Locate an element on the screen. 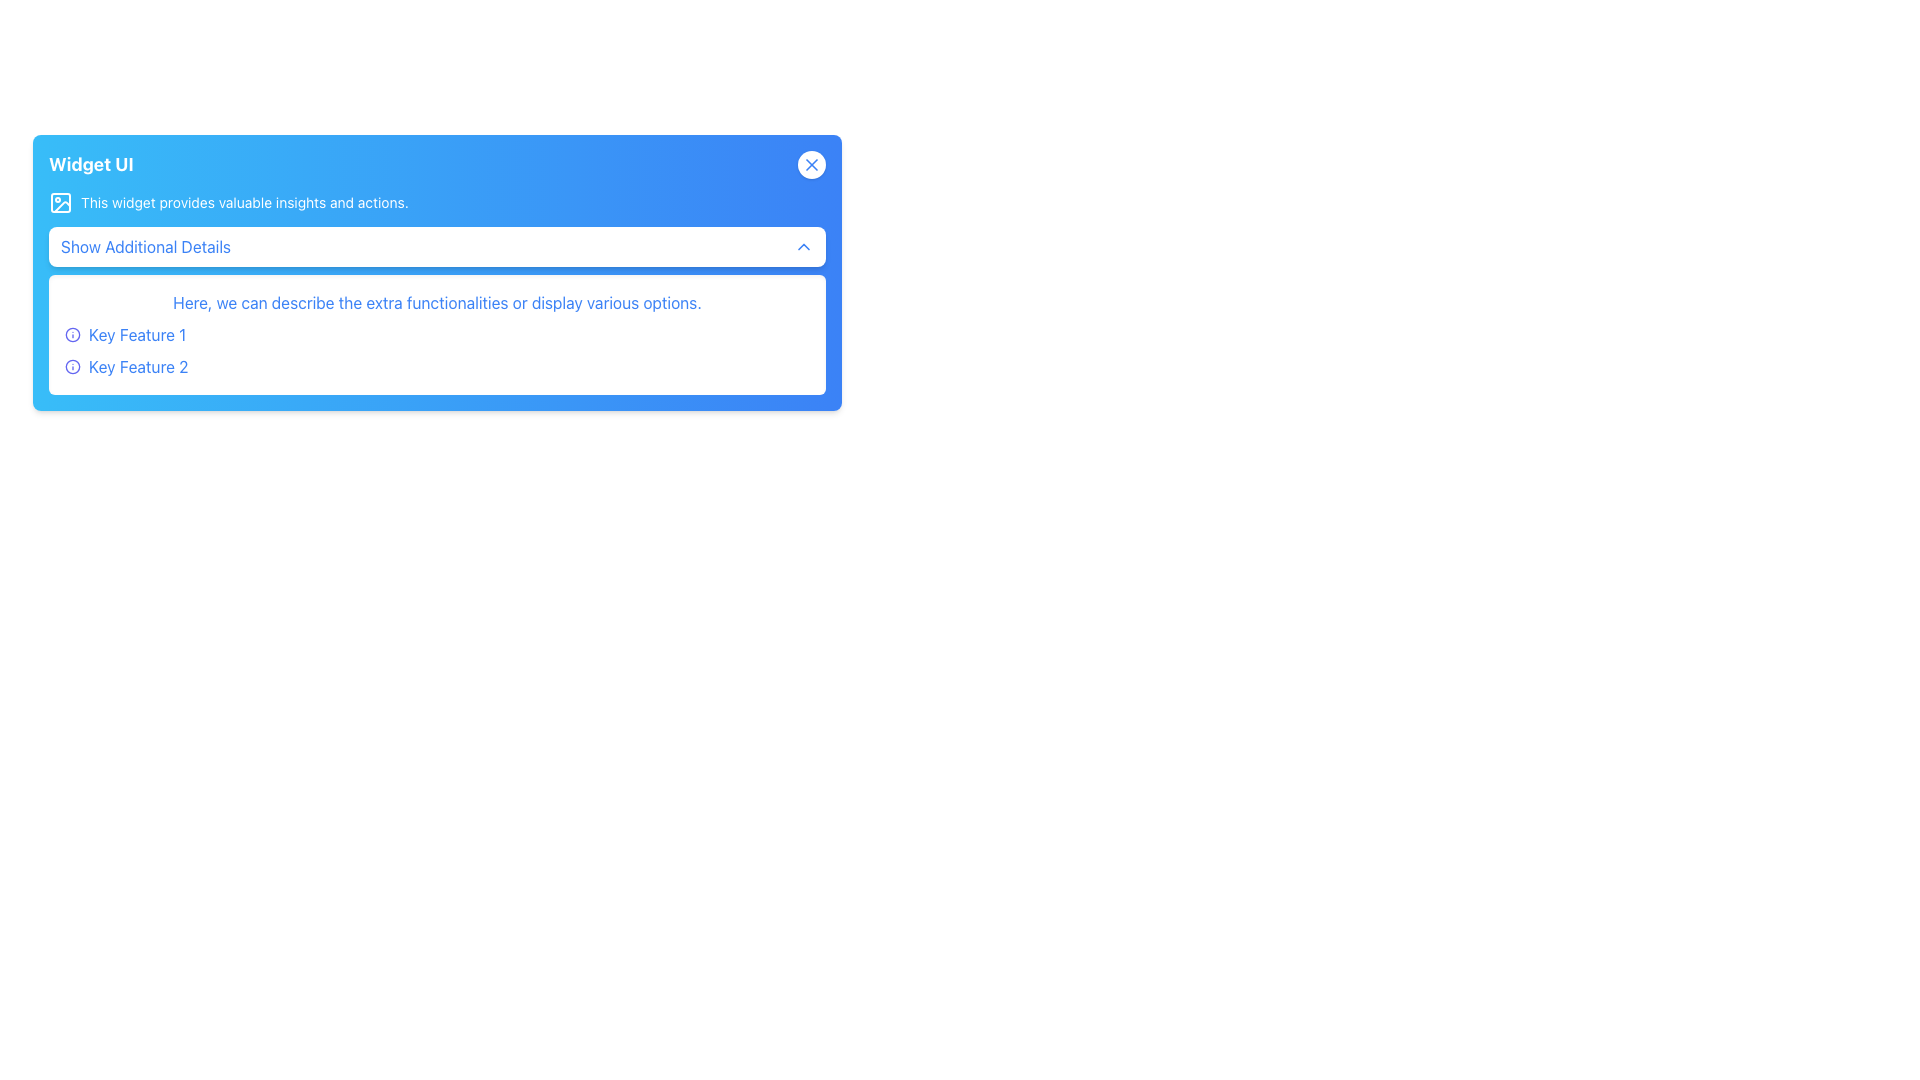 Image resolution: width=1920 pixels, height=1080 pixels. the circular information icon with an encircled 'i' symbol located to the left of the text 'Key Feature 1' is located at coordinates (72, 334).